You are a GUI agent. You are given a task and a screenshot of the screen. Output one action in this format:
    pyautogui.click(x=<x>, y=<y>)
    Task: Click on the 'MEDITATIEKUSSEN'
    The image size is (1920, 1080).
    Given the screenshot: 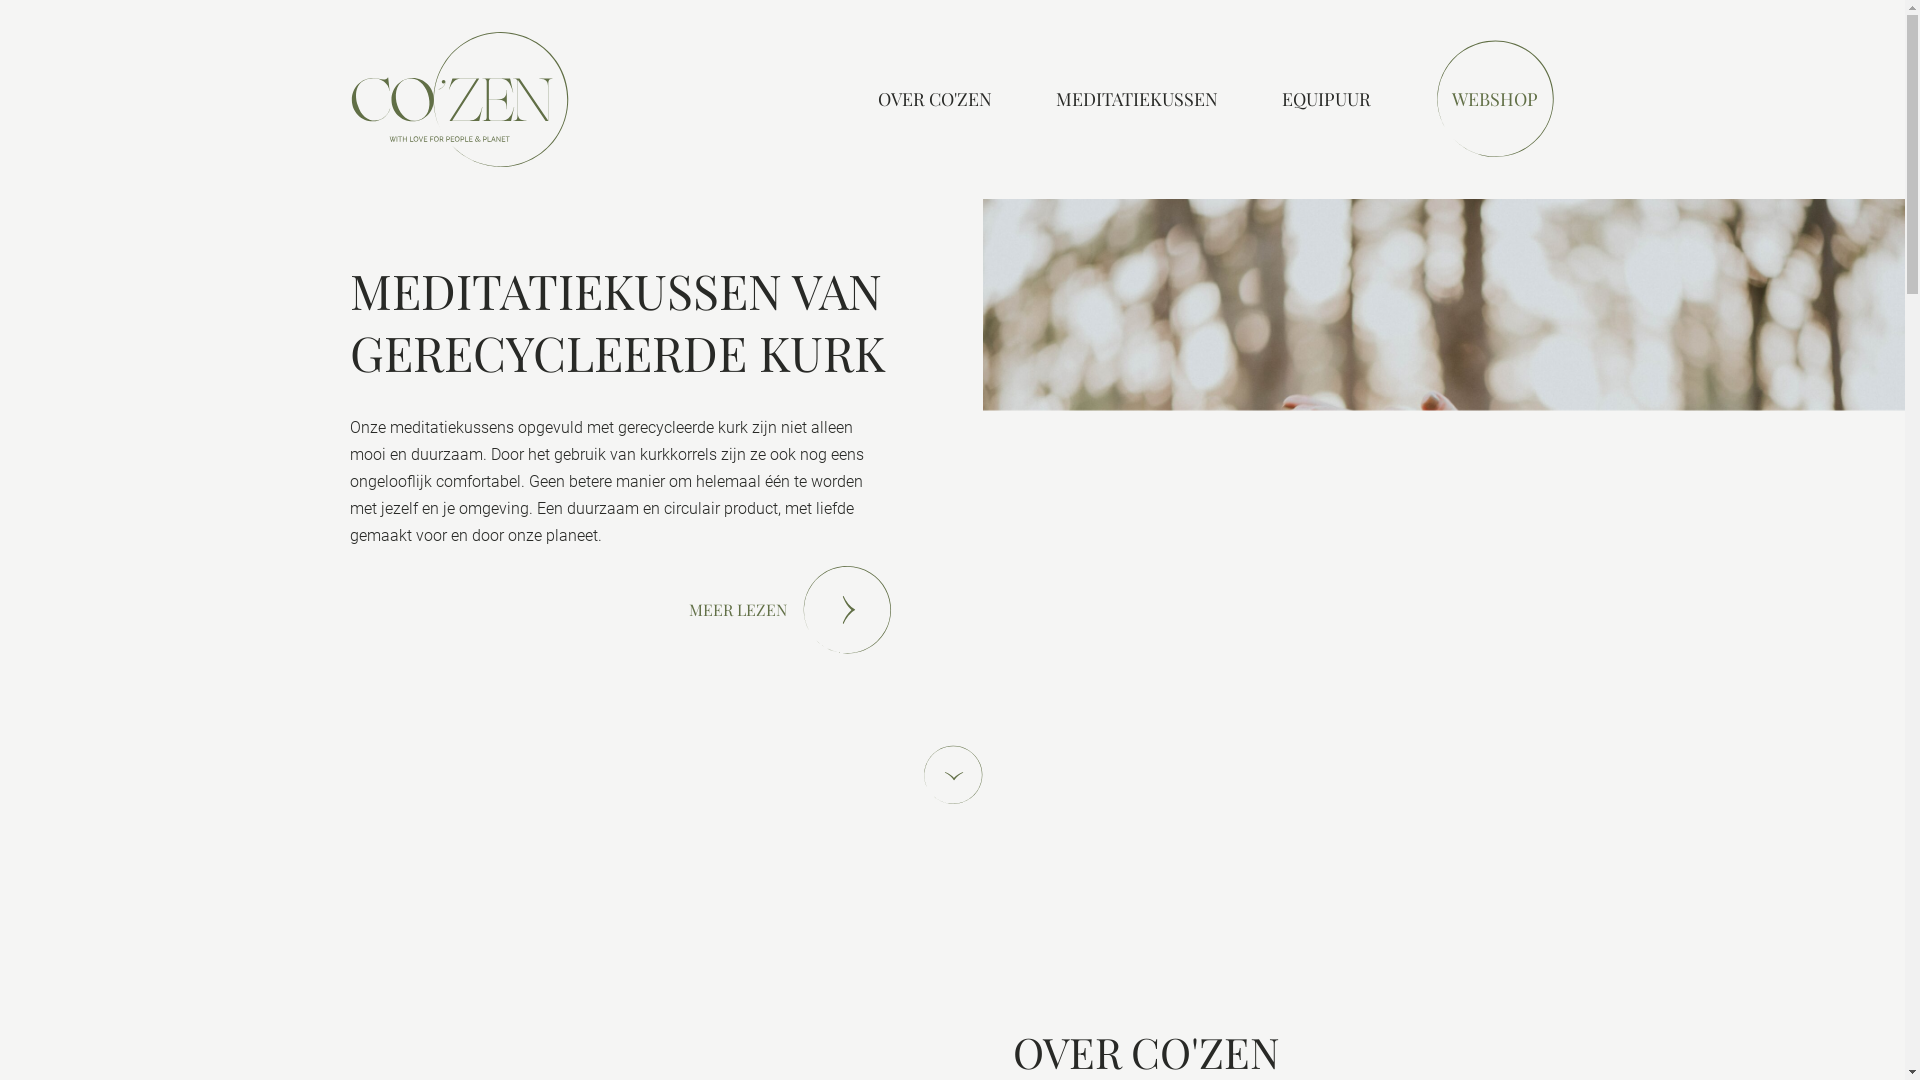 What is the action you would take?
    pyautogui.click(x=1137, y=99)
    